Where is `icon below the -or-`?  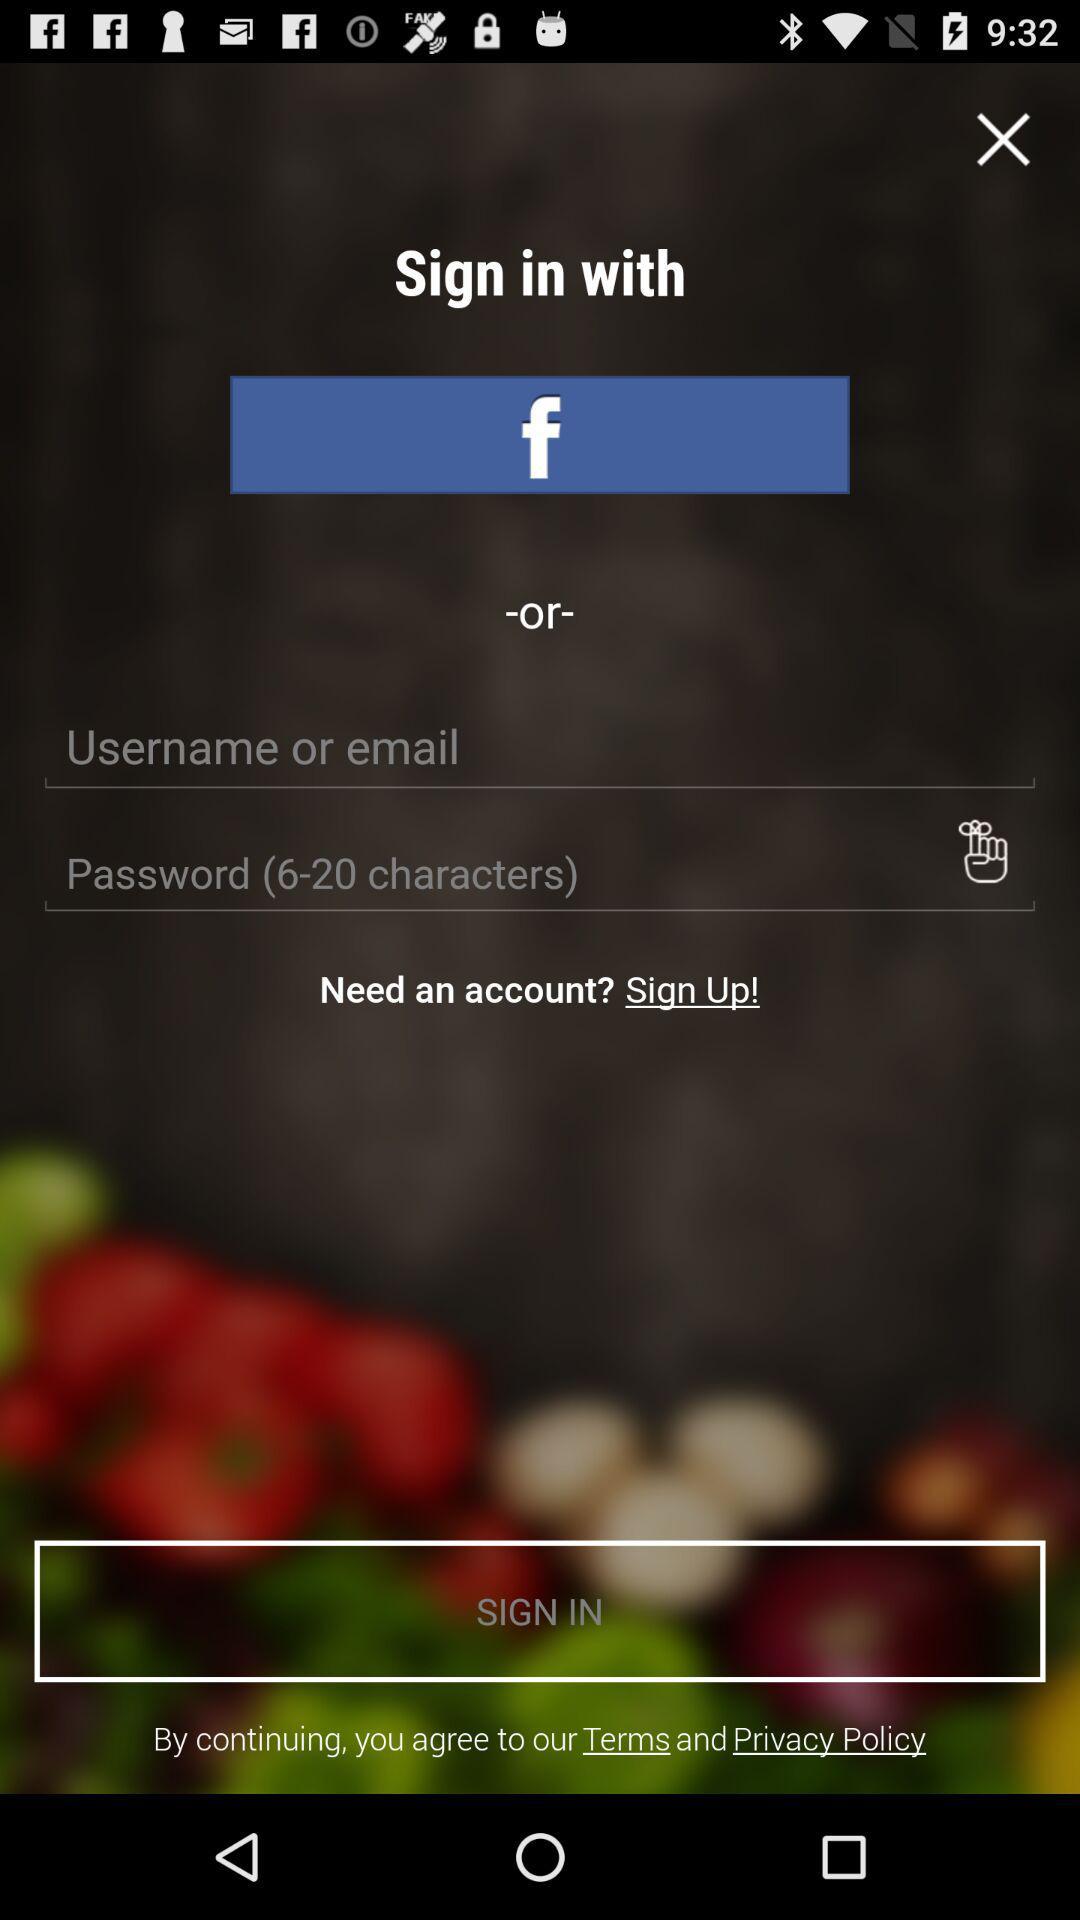 icon below the -or- is located at coordinates (540, 746).